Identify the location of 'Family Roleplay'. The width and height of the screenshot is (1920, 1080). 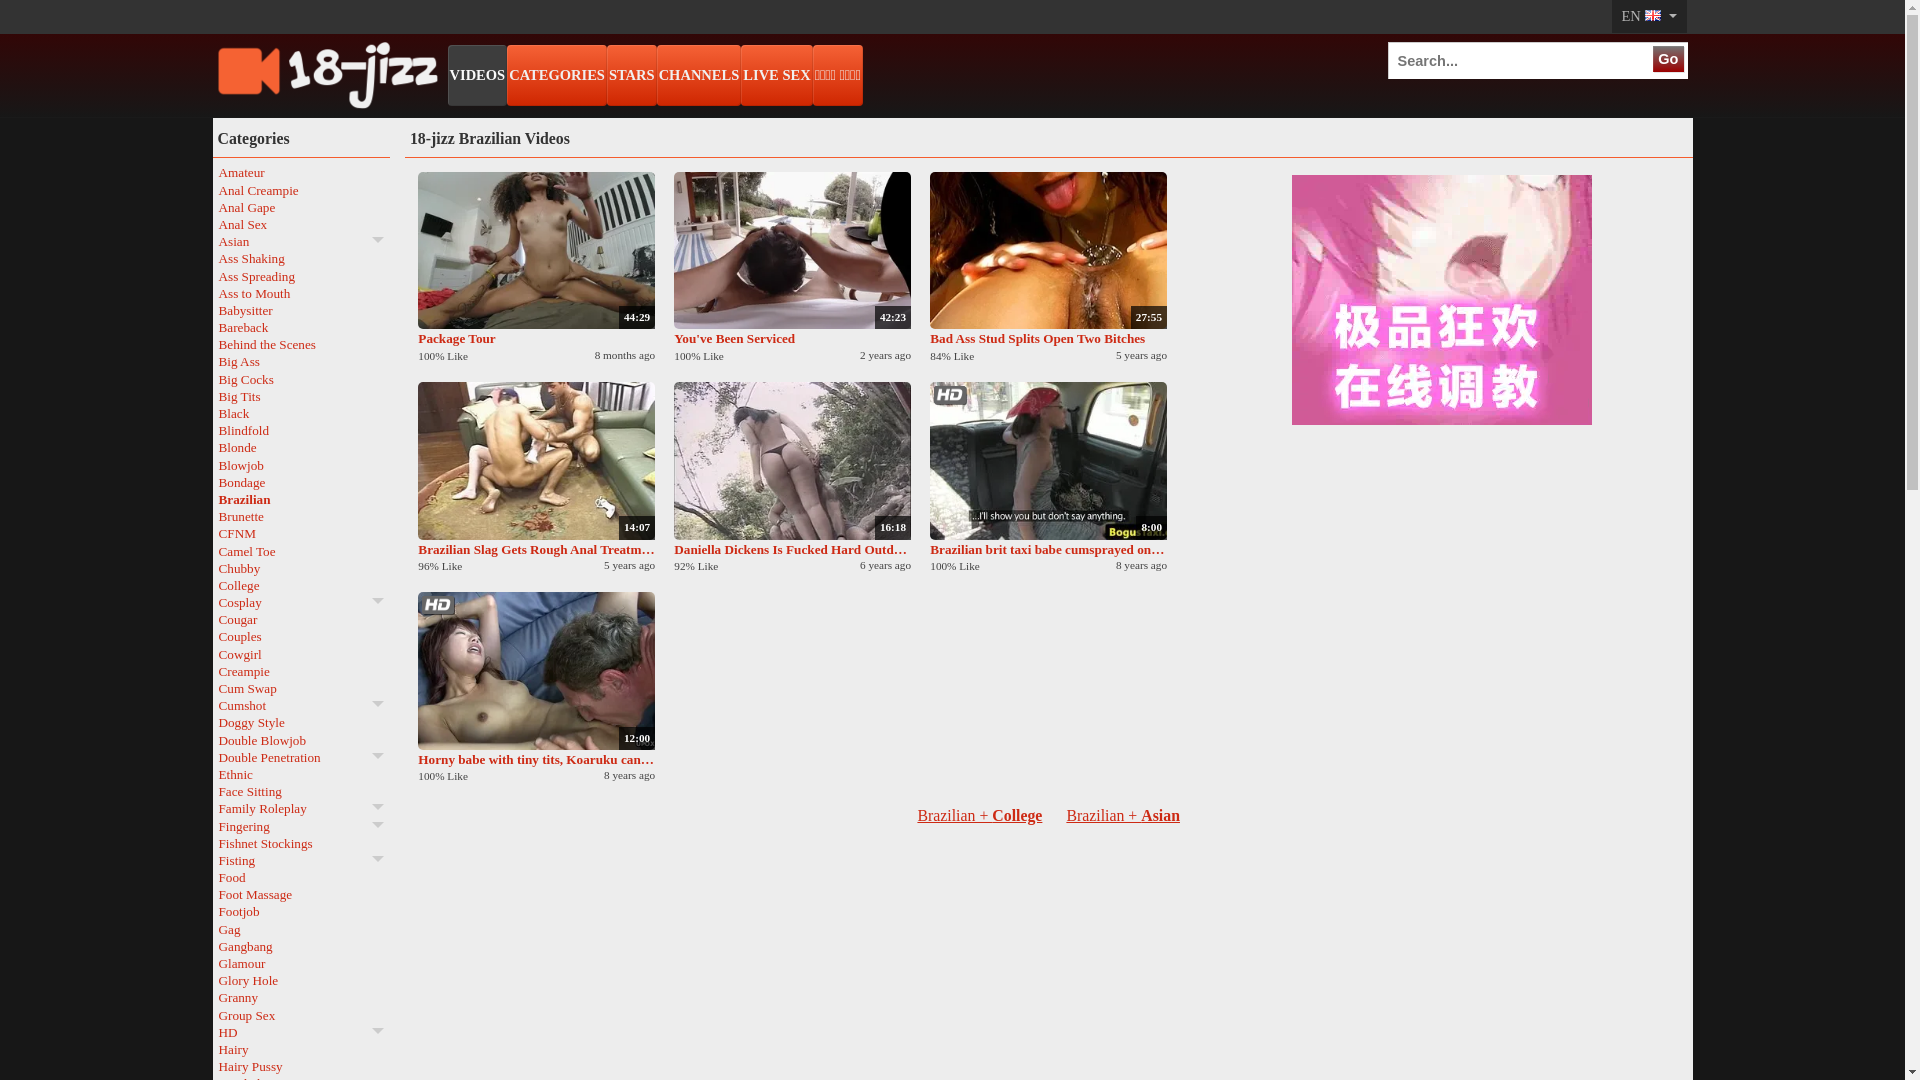
(300, 807).